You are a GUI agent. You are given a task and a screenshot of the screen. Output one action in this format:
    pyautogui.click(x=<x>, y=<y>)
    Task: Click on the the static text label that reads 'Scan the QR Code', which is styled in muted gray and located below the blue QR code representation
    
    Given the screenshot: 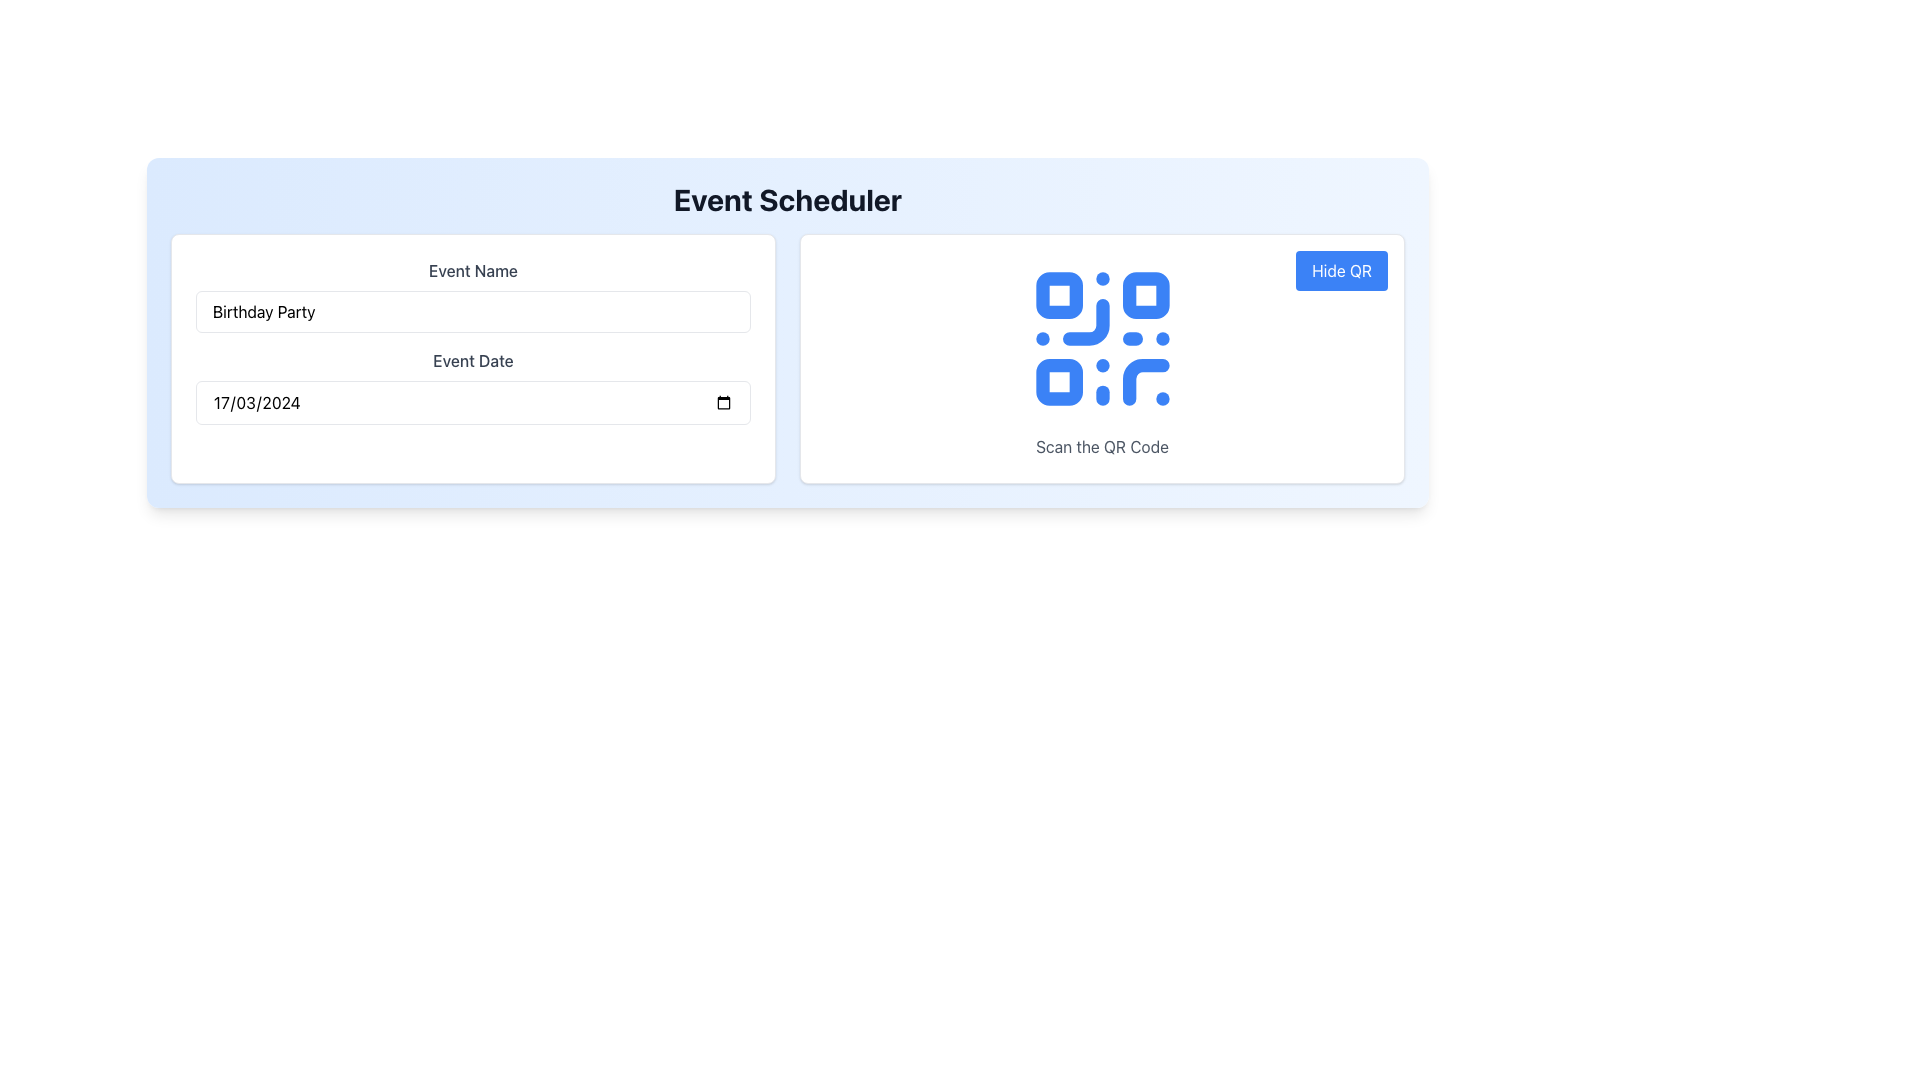 What is the action you would take?
    pyautogui.click(x=1101, y=446)
    